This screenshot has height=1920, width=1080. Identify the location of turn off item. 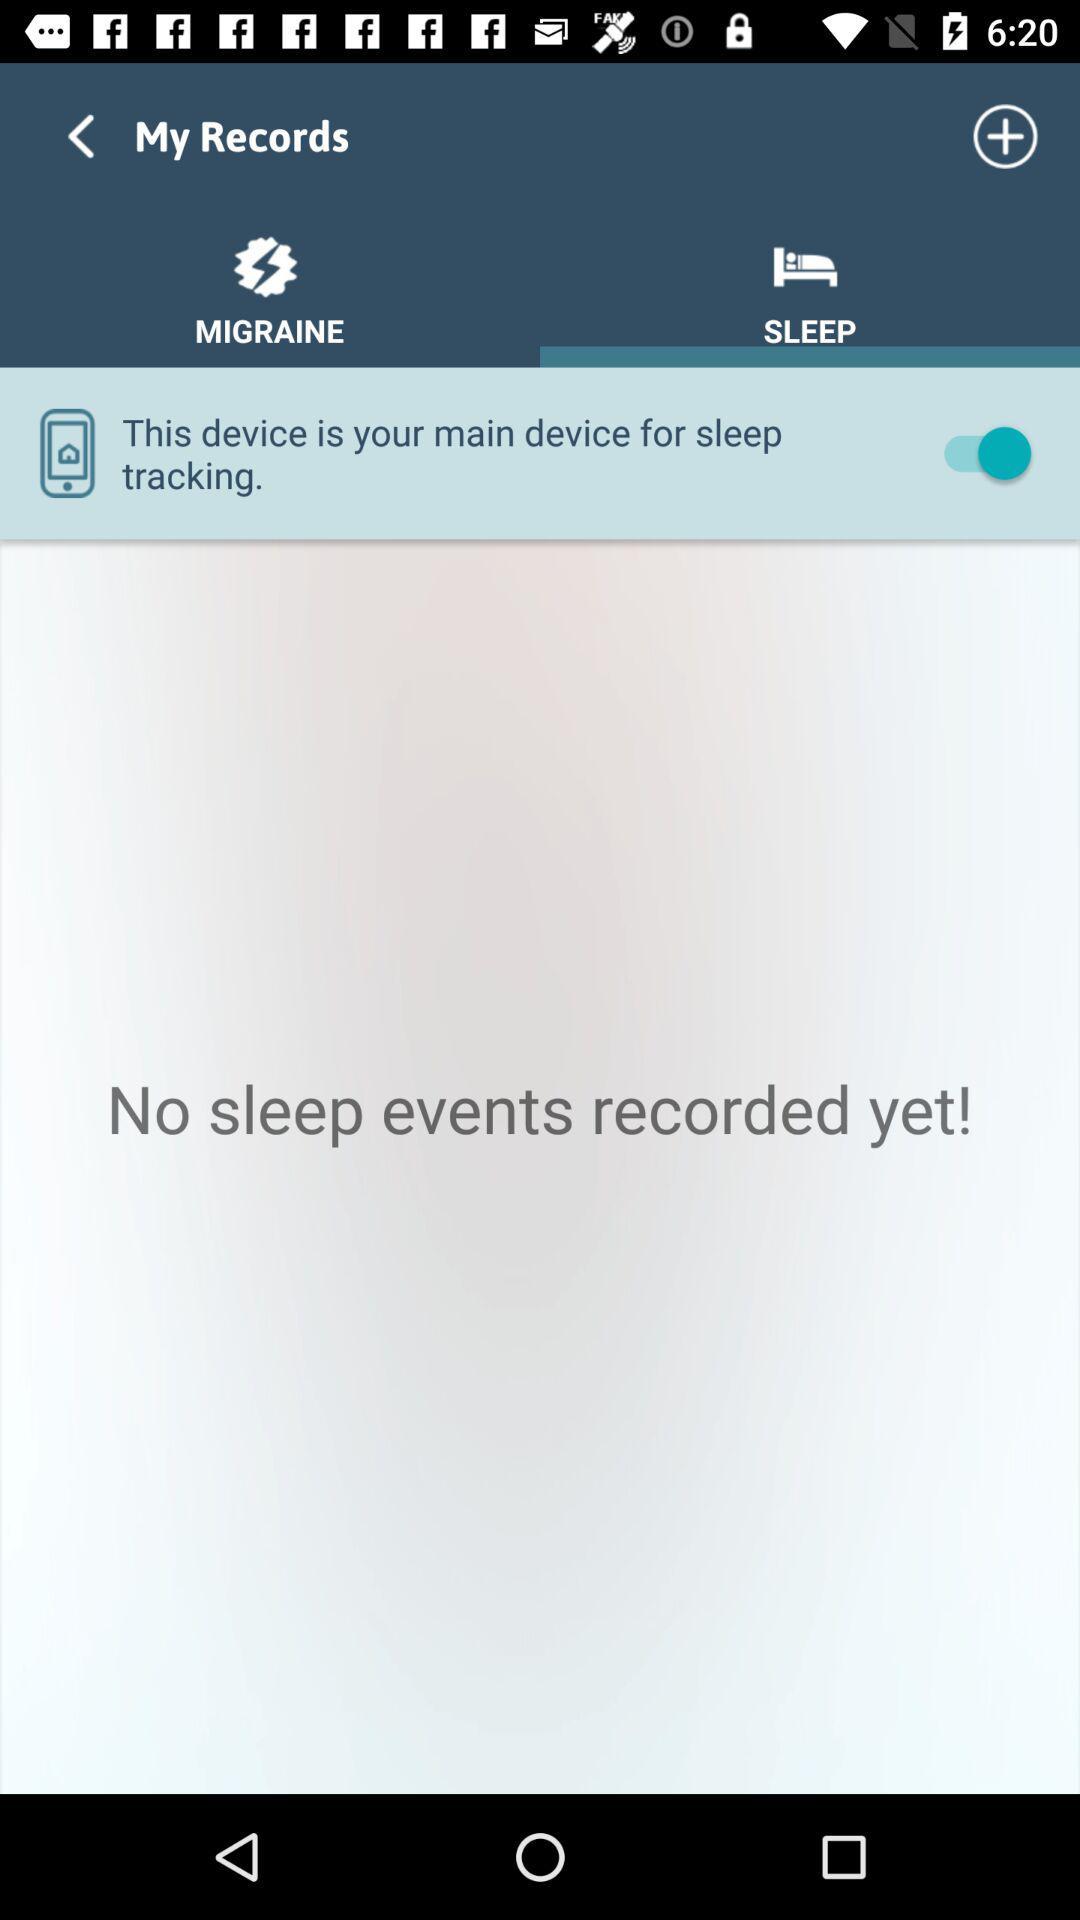
(977, 451).